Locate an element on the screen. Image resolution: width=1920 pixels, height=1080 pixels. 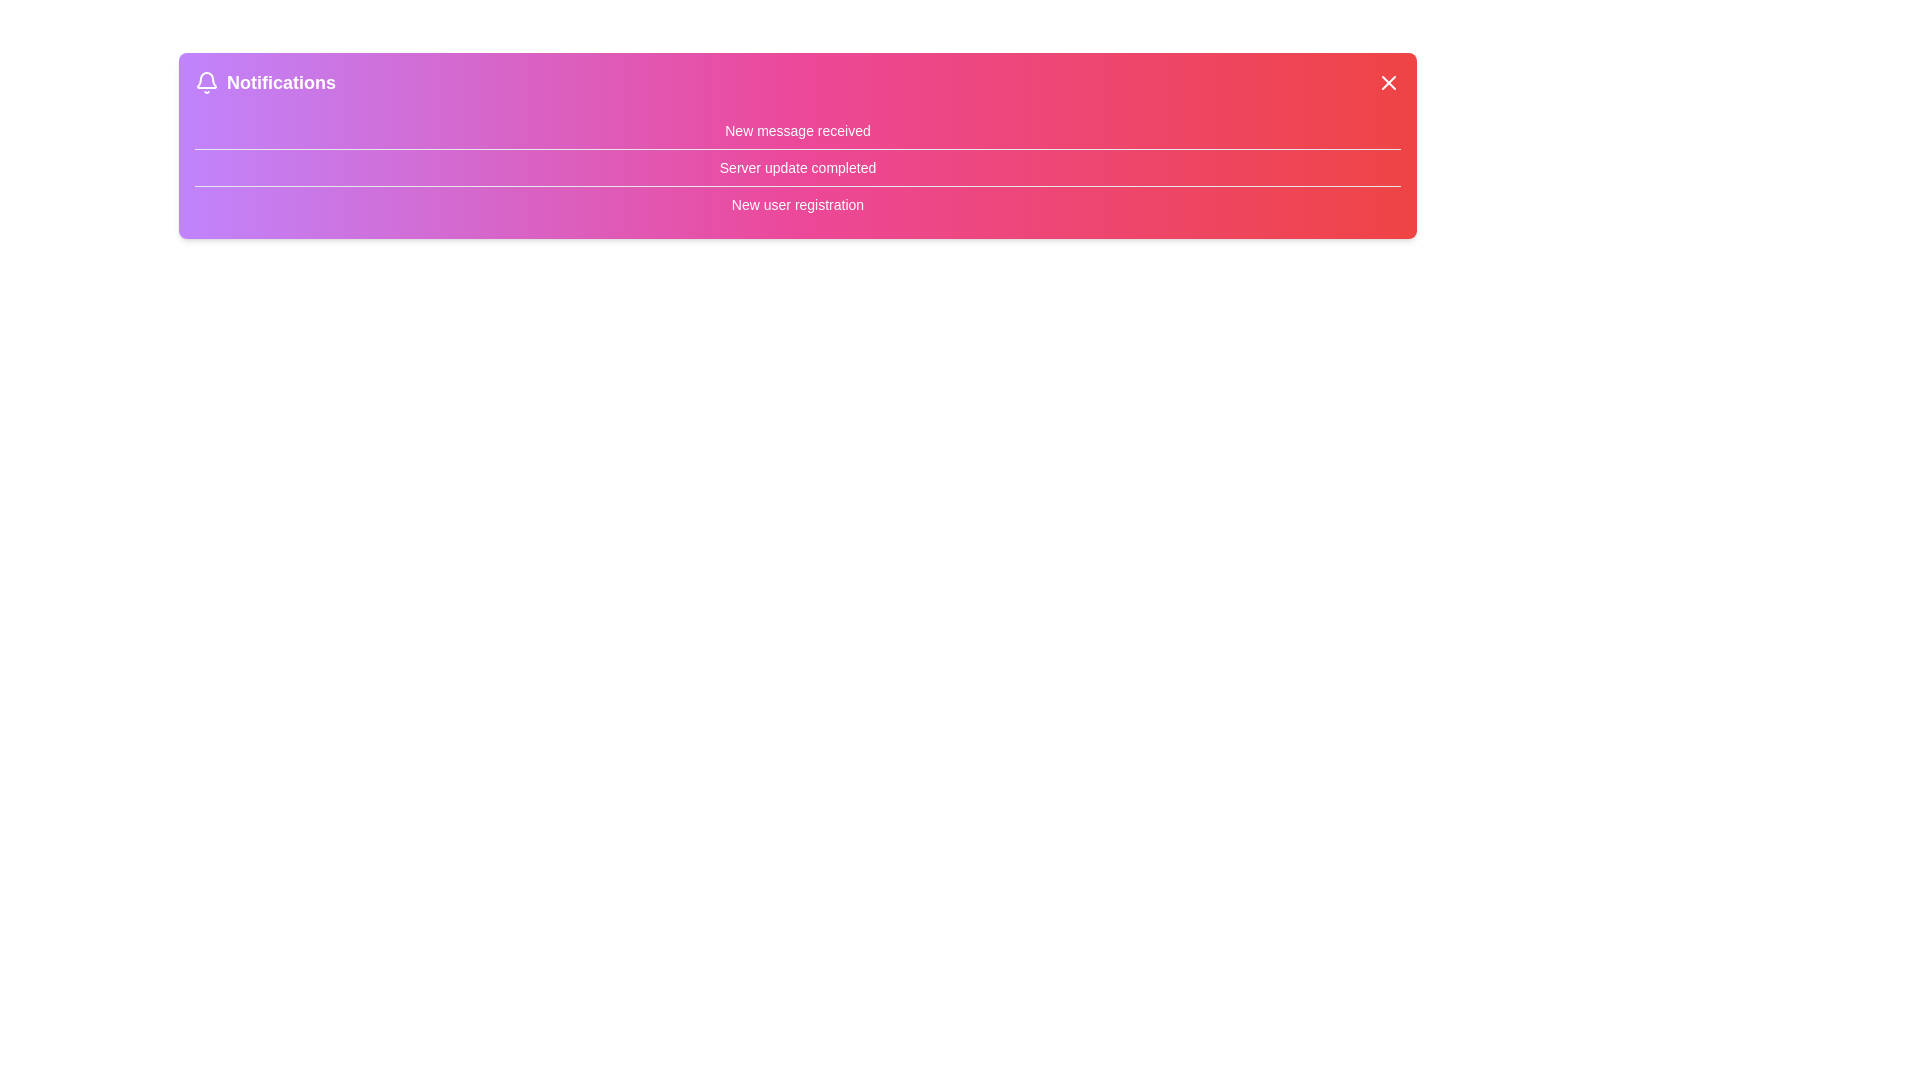
text label located at the top-left corner of the notification panel, which serves as a title for the panel and is positioned to the right of the bell icon is located at coordinates (280, 82).